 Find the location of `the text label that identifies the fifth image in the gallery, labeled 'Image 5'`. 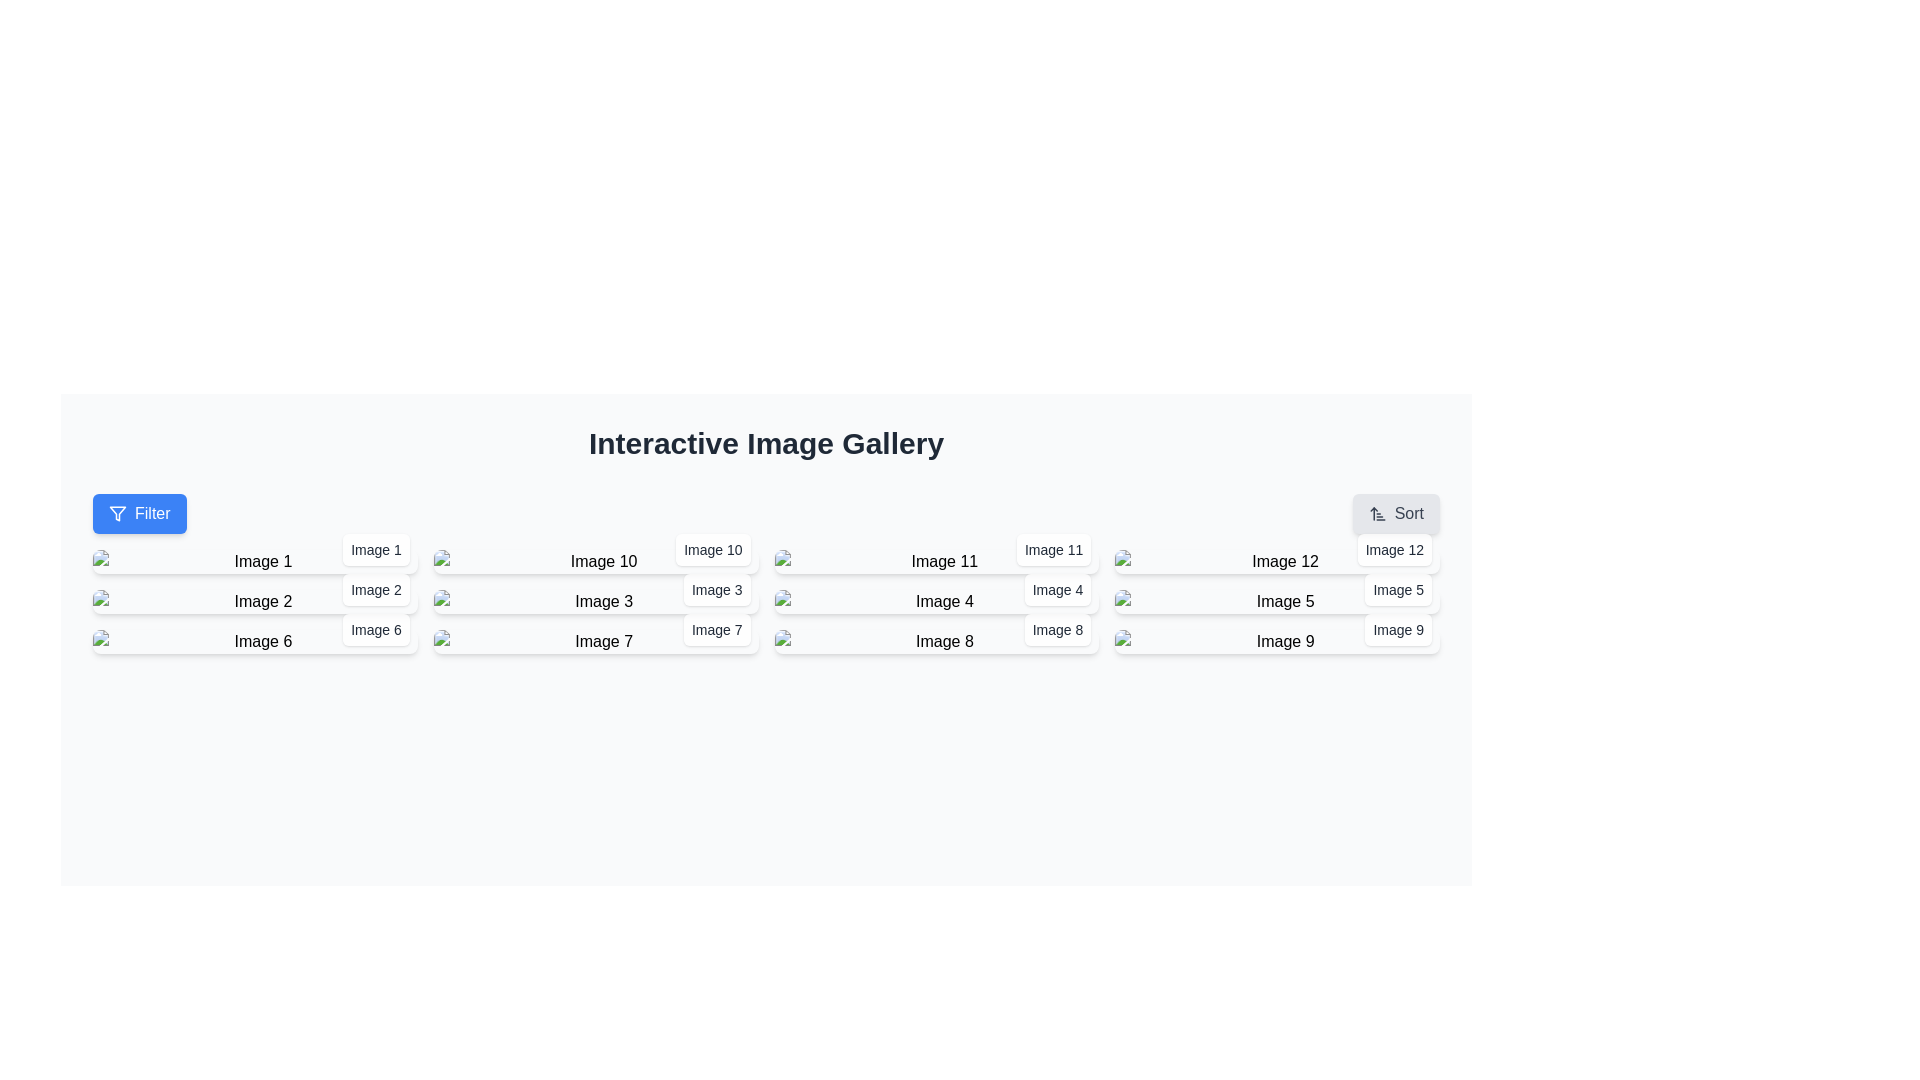

the text label that identifies the fifth image in the gallery, labeled 'Image 5' is located at coordinates (1397, 589).